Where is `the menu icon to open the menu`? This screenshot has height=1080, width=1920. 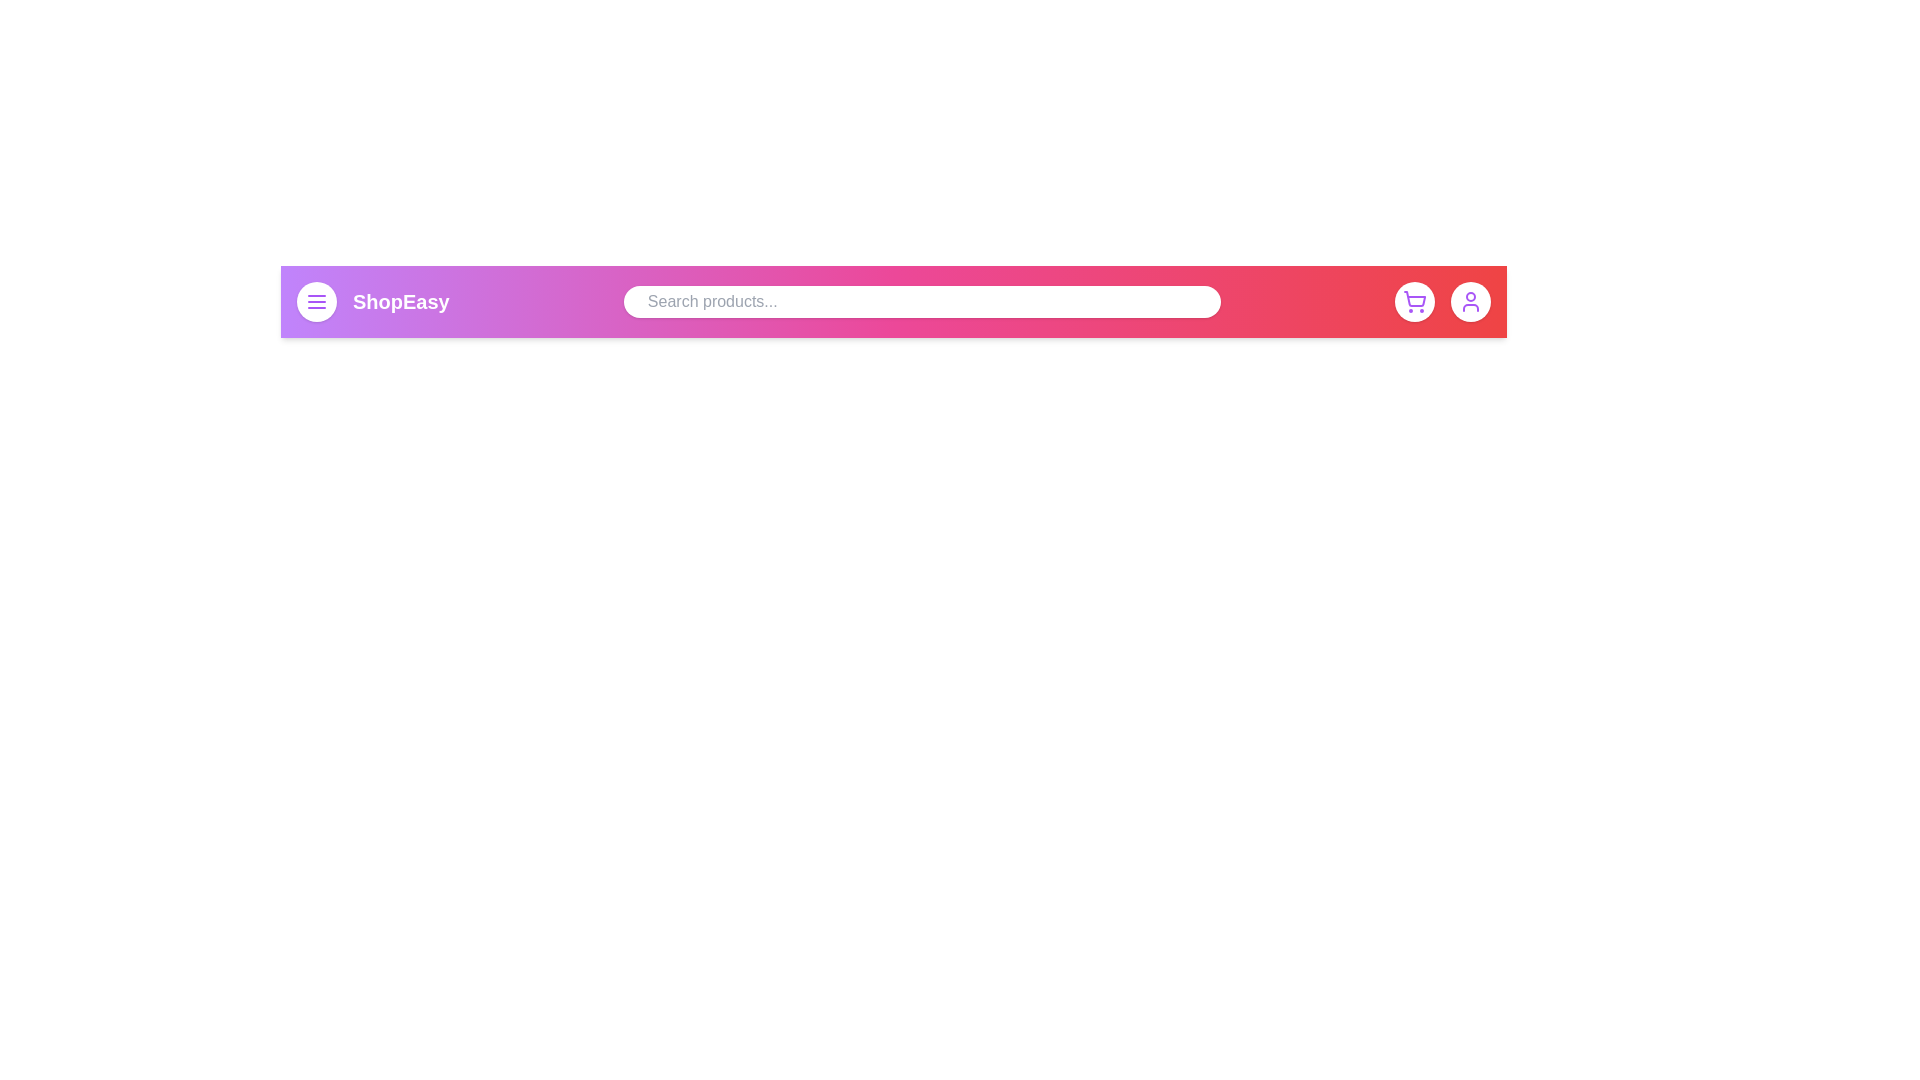
the menu icon to open the menu is located at coordinates (315, 301).